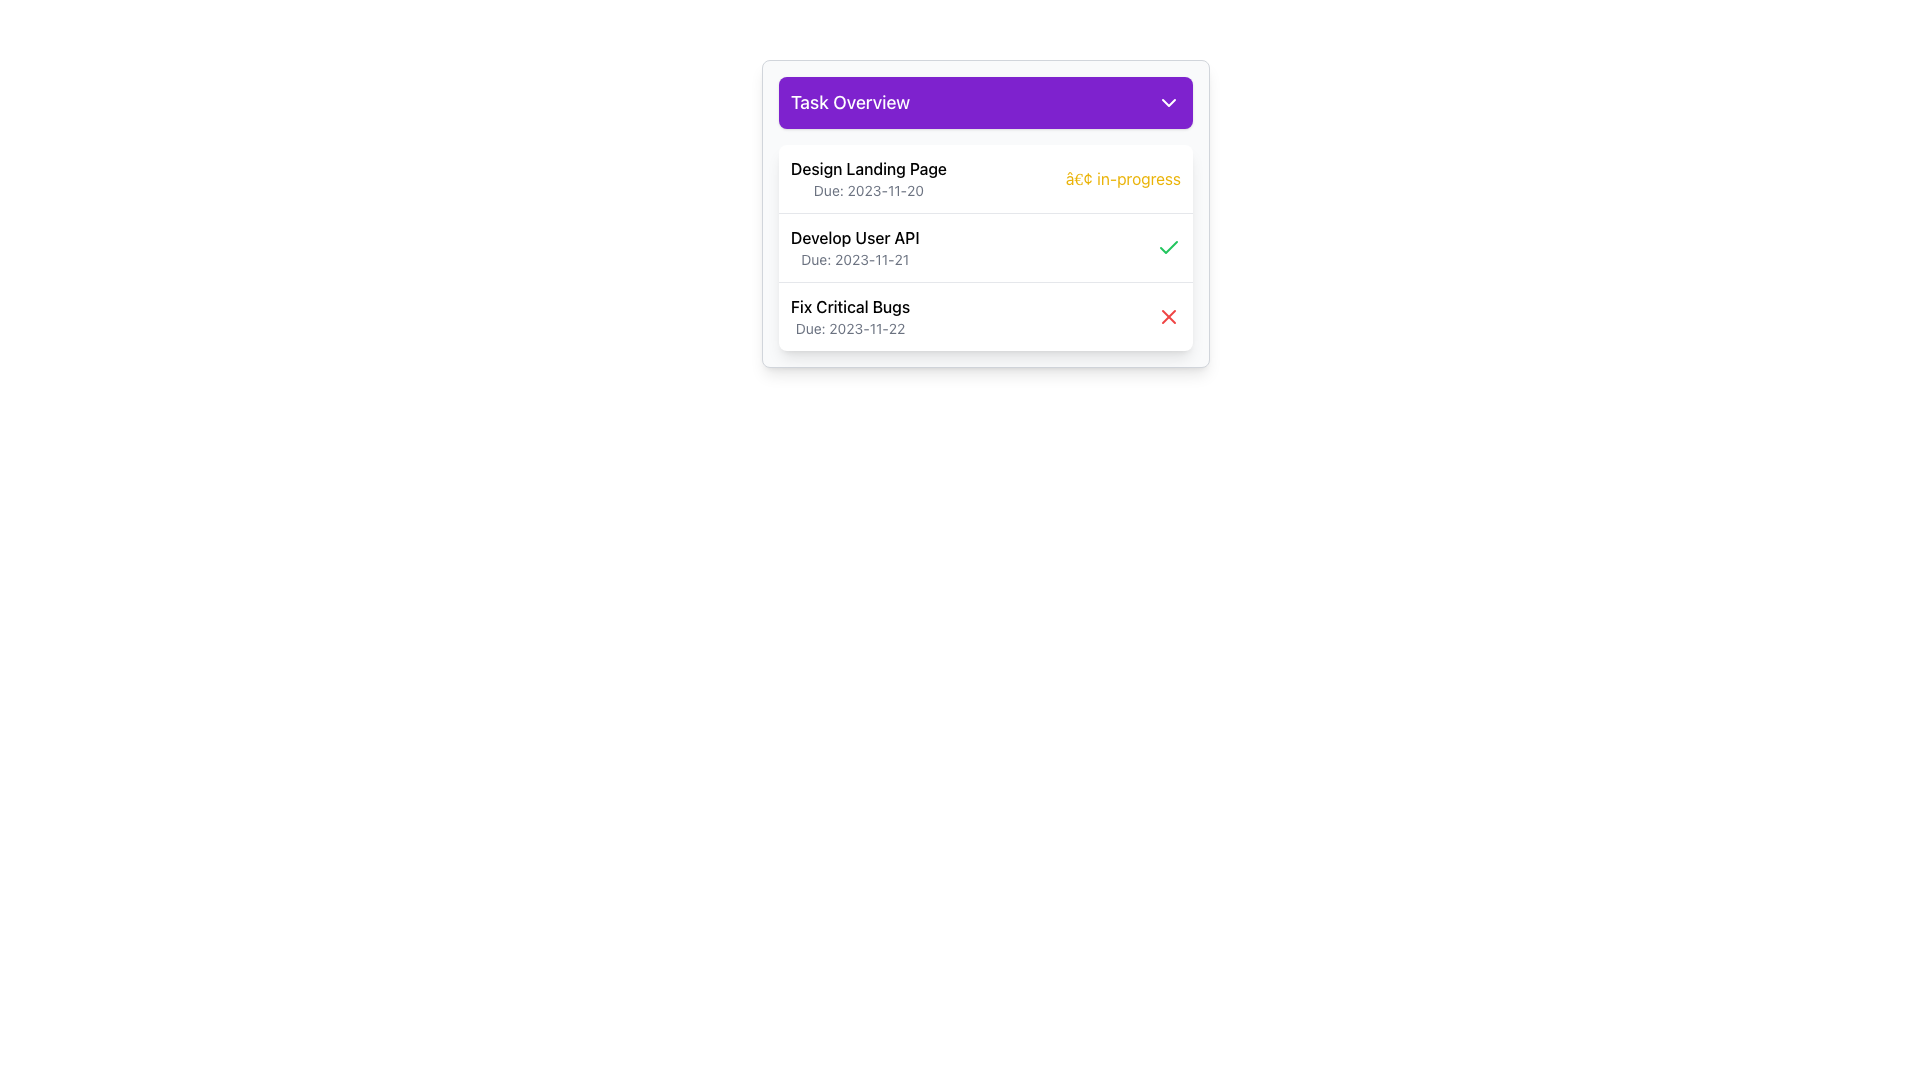  What do you see at coordinates (985, 246) in the screenshot?
I see `the second task entry within the 'Task Overview' card` at bounding box center [985, 246].